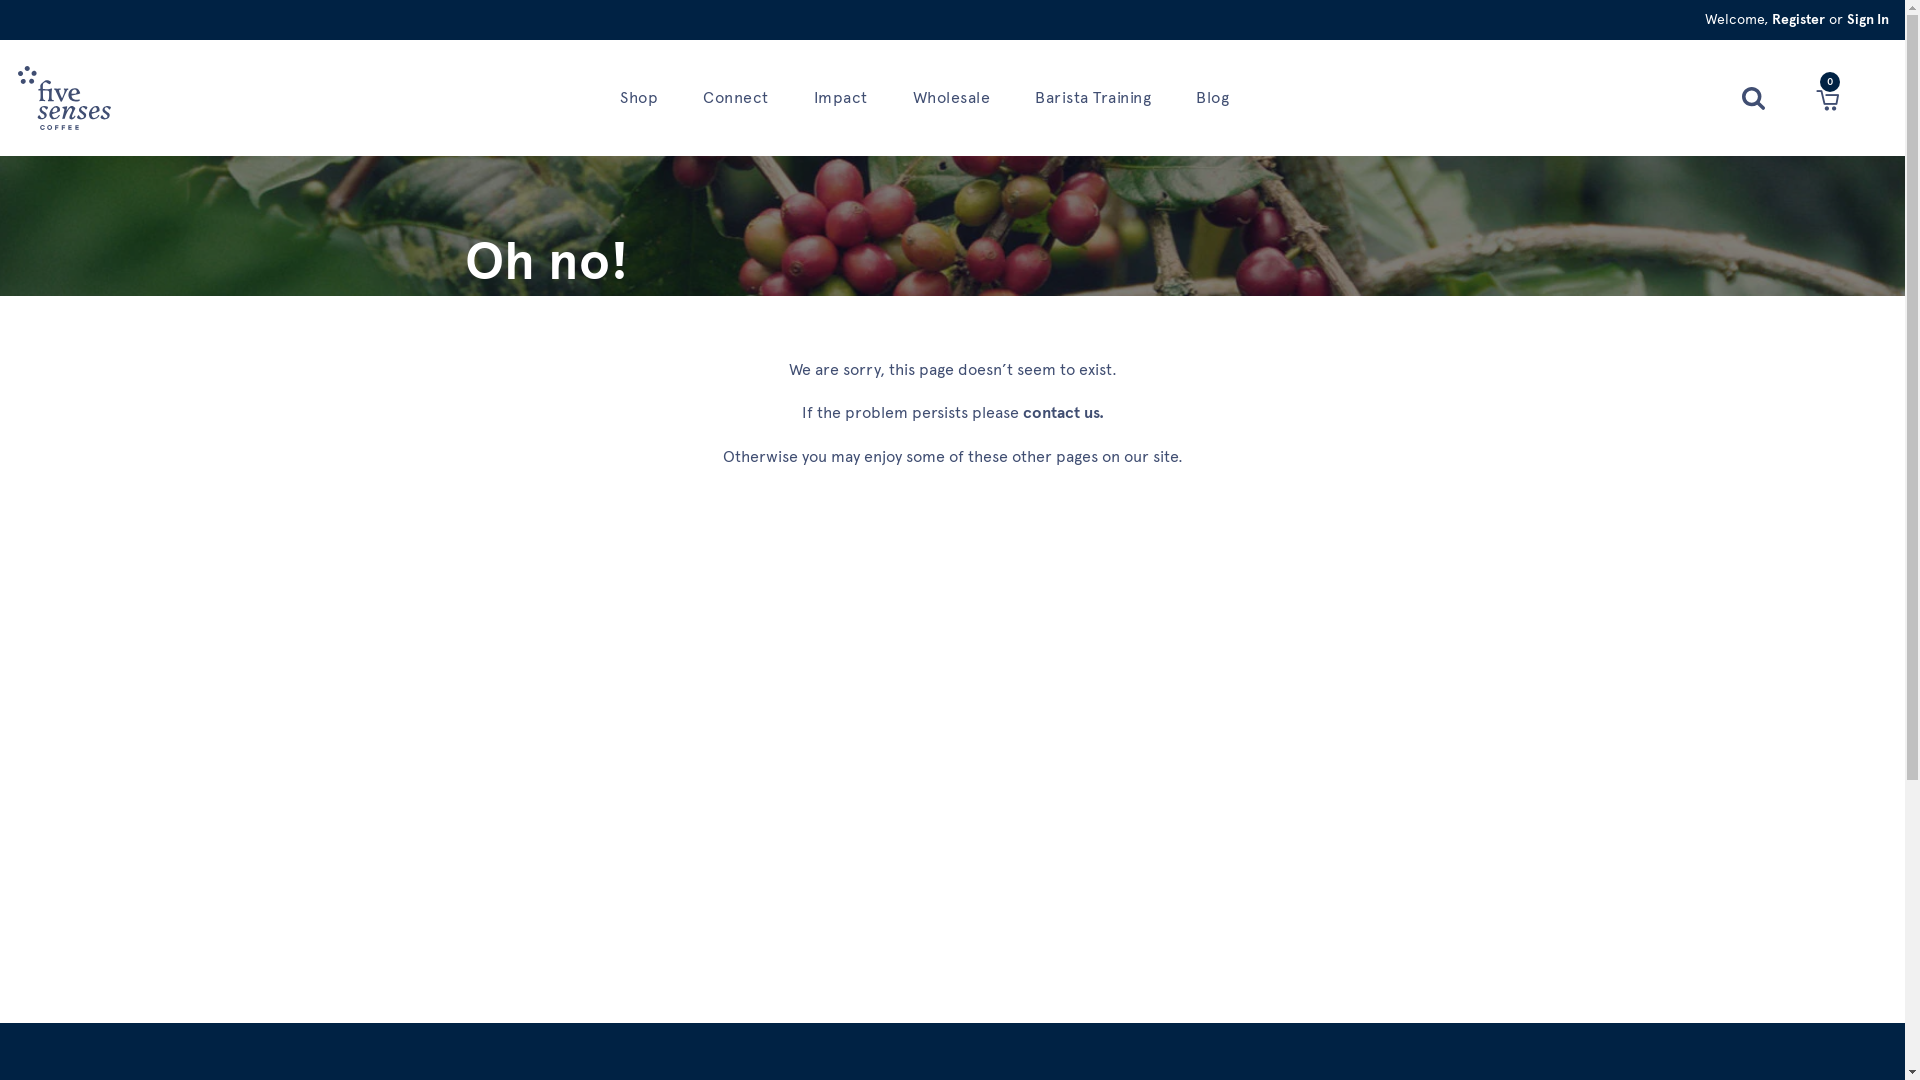 This screenshot has width=1920, height=1080. I want to click on 'Wholesale', so click(952, 97).